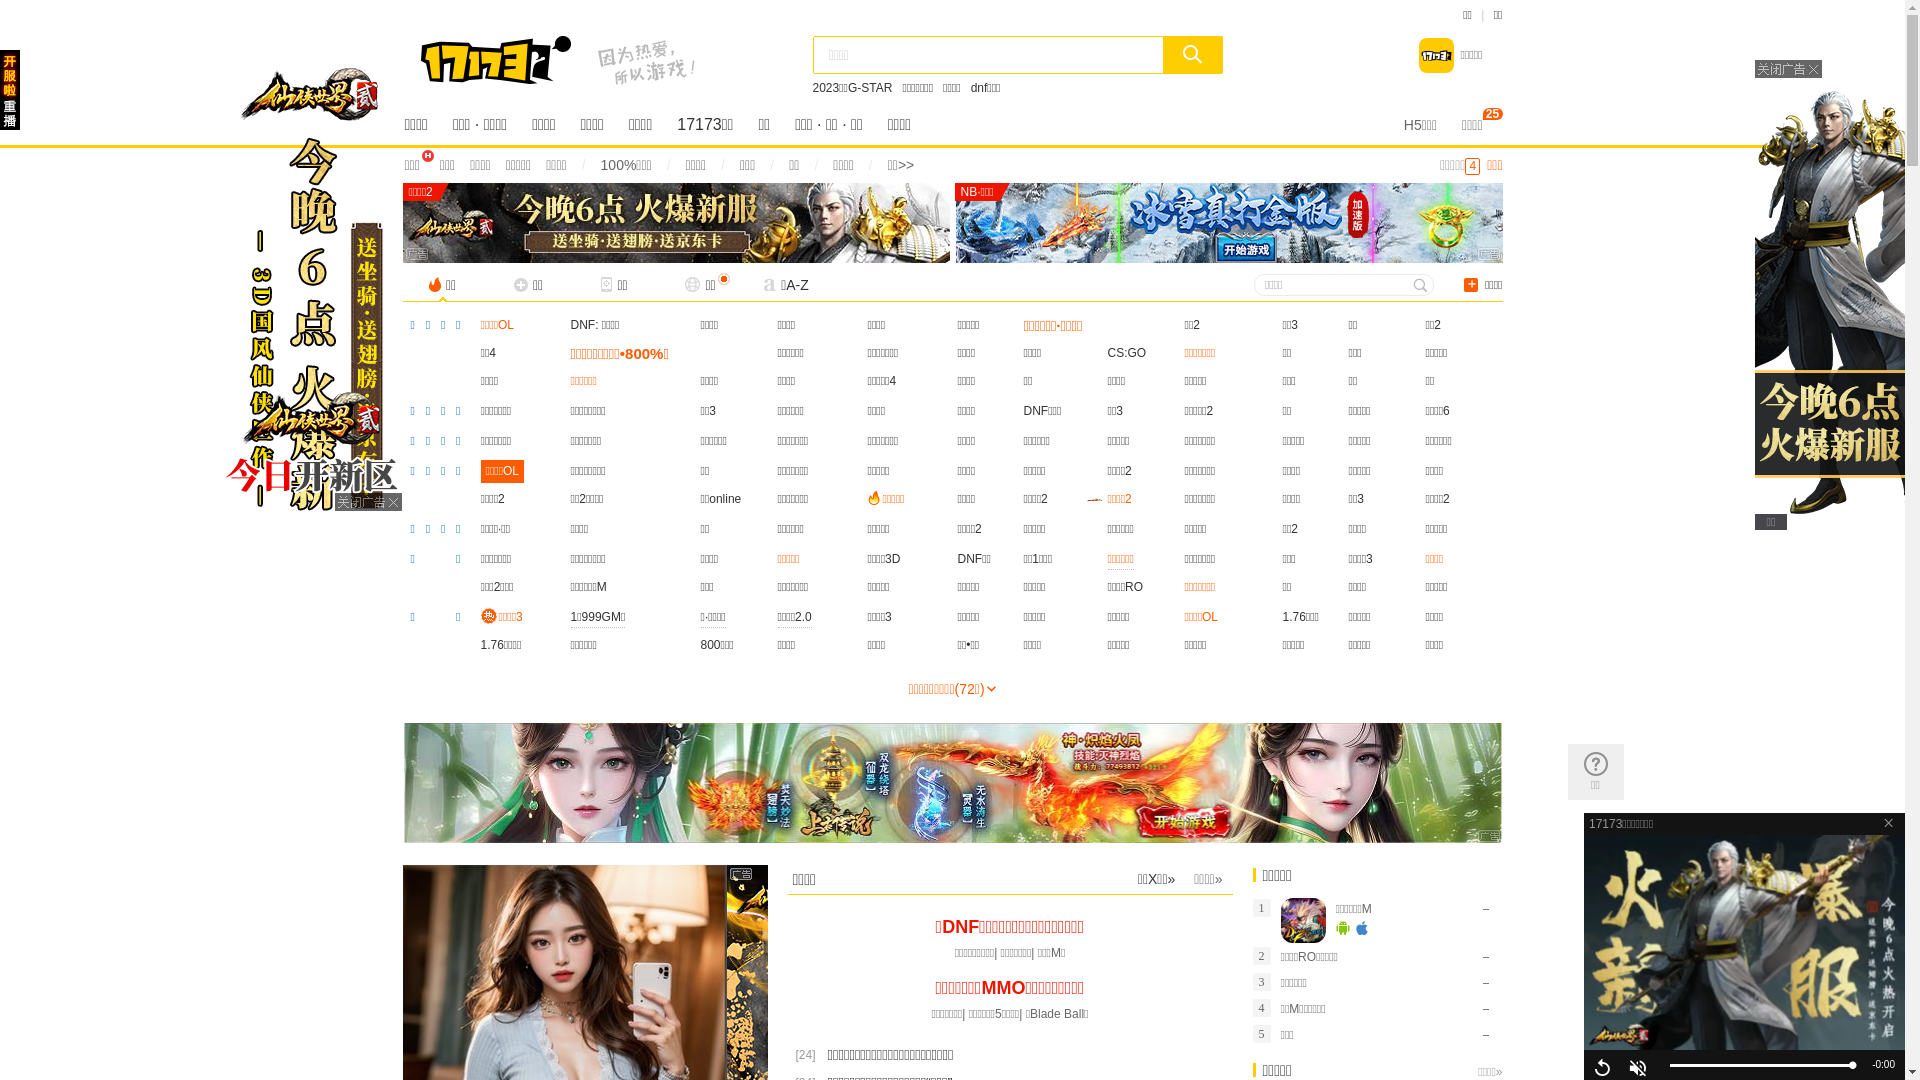  Describe the element at coordinates (1127, 352) in the screenshot. I see `'CS:GO'` at that location.